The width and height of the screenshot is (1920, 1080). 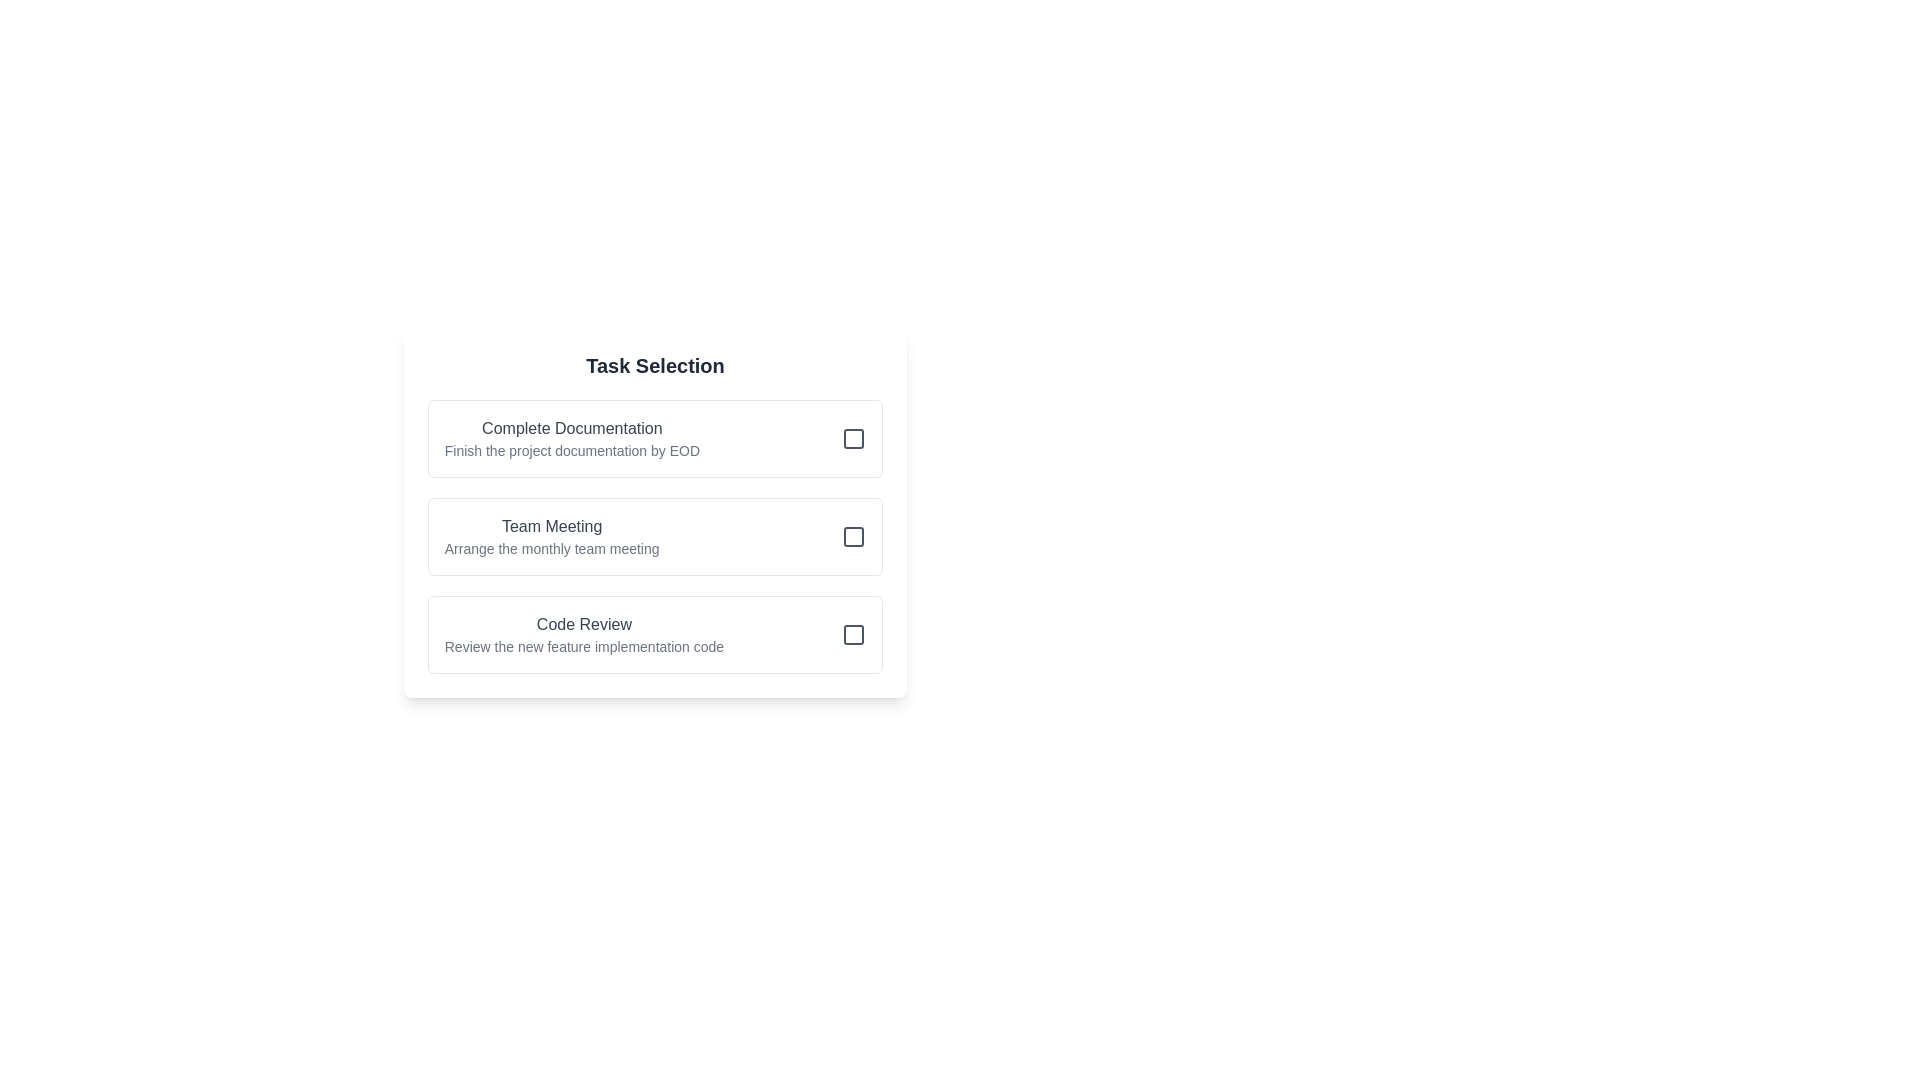 I want to click on the text element reading 'Arrange the monthly team meeting', which is styled in gray and positioned below the bold text 'Team Meeting', so click(x=552, y=548).